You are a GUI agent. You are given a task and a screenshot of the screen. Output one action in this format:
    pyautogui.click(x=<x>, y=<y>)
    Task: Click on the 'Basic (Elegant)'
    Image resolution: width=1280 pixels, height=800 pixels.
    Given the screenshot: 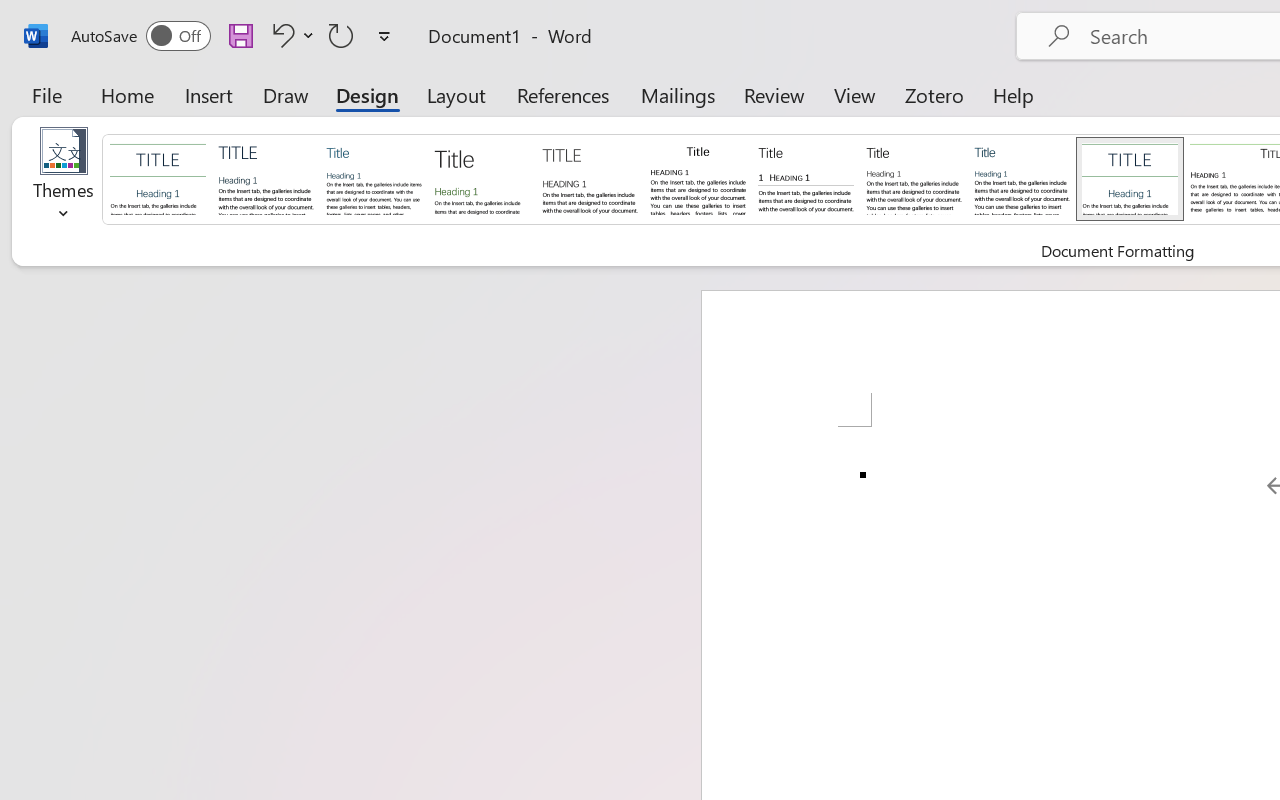 What is the action you would take?
    pyautogui.click(x=265, y=177)
    